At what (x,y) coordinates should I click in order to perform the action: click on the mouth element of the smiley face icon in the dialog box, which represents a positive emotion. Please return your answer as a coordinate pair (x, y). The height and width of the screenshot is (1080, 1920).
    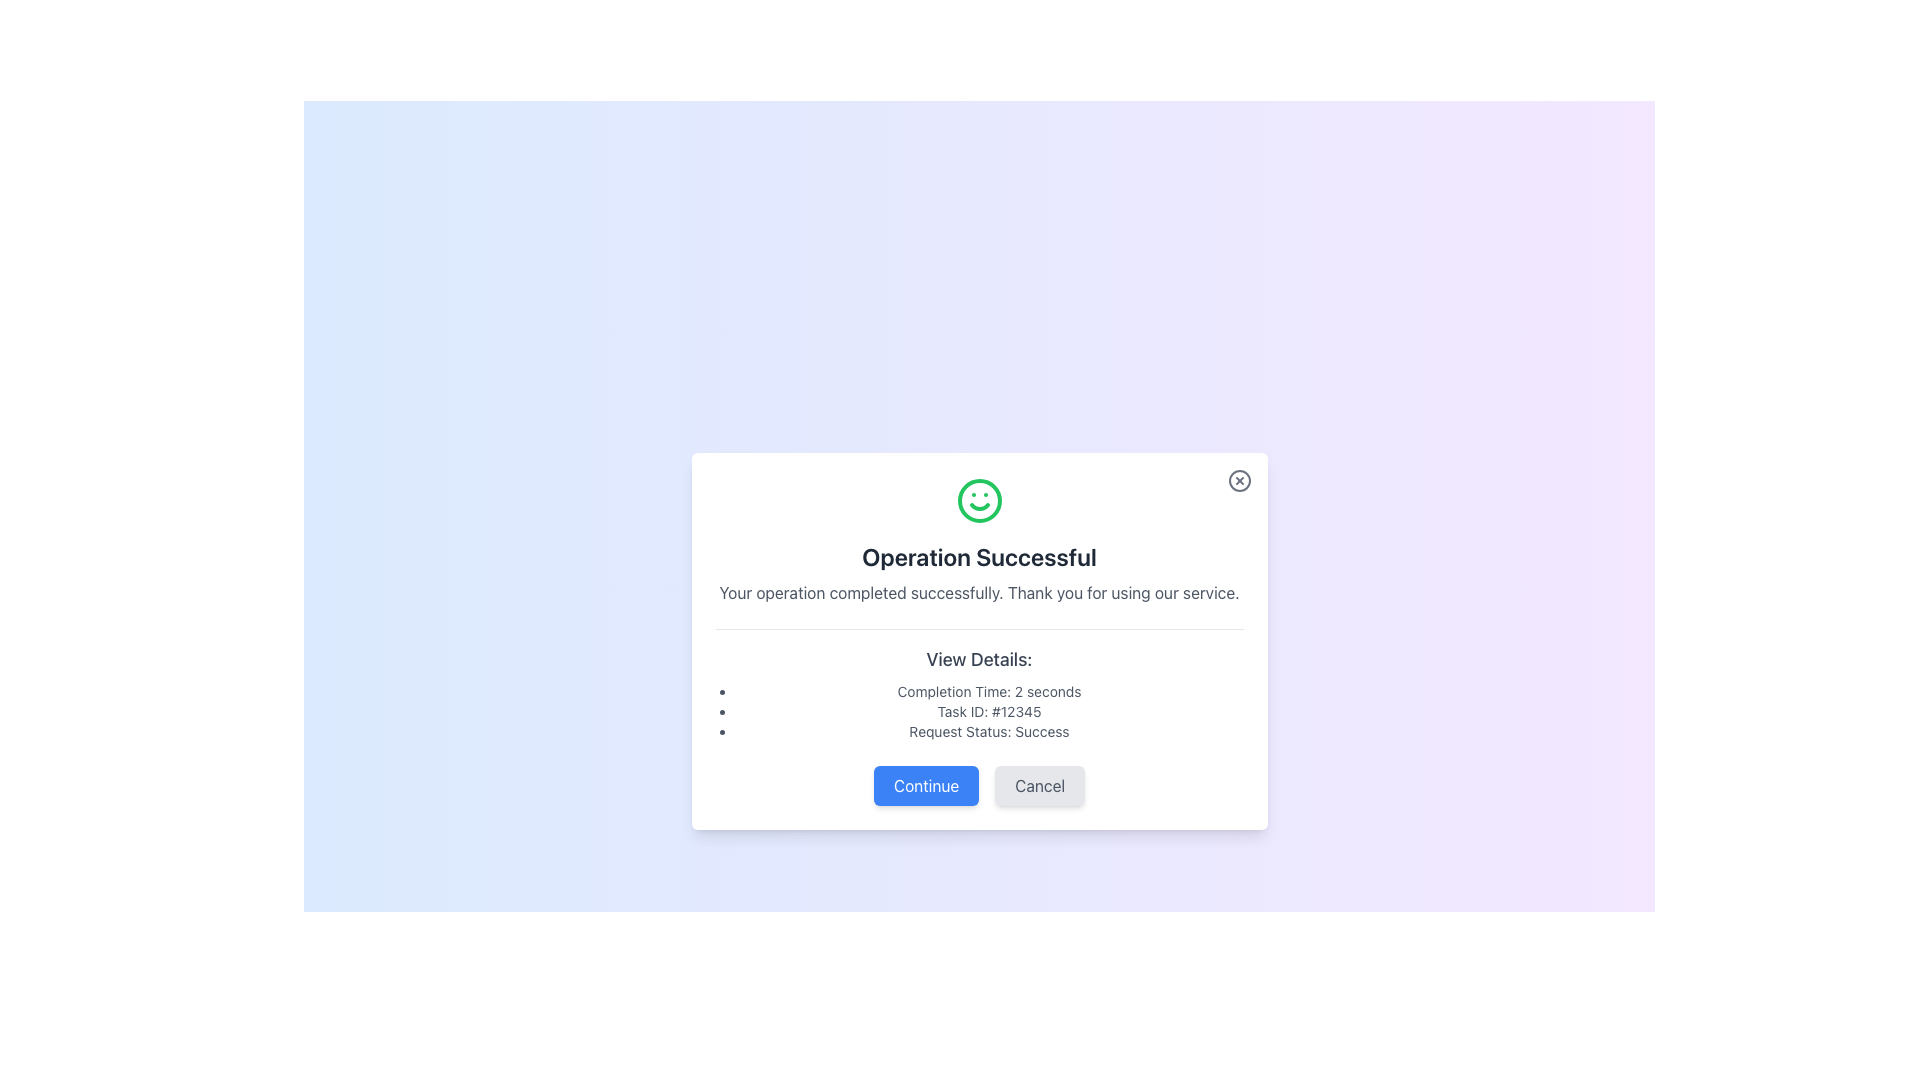
    Looking at the image, I should click on (979, 505).